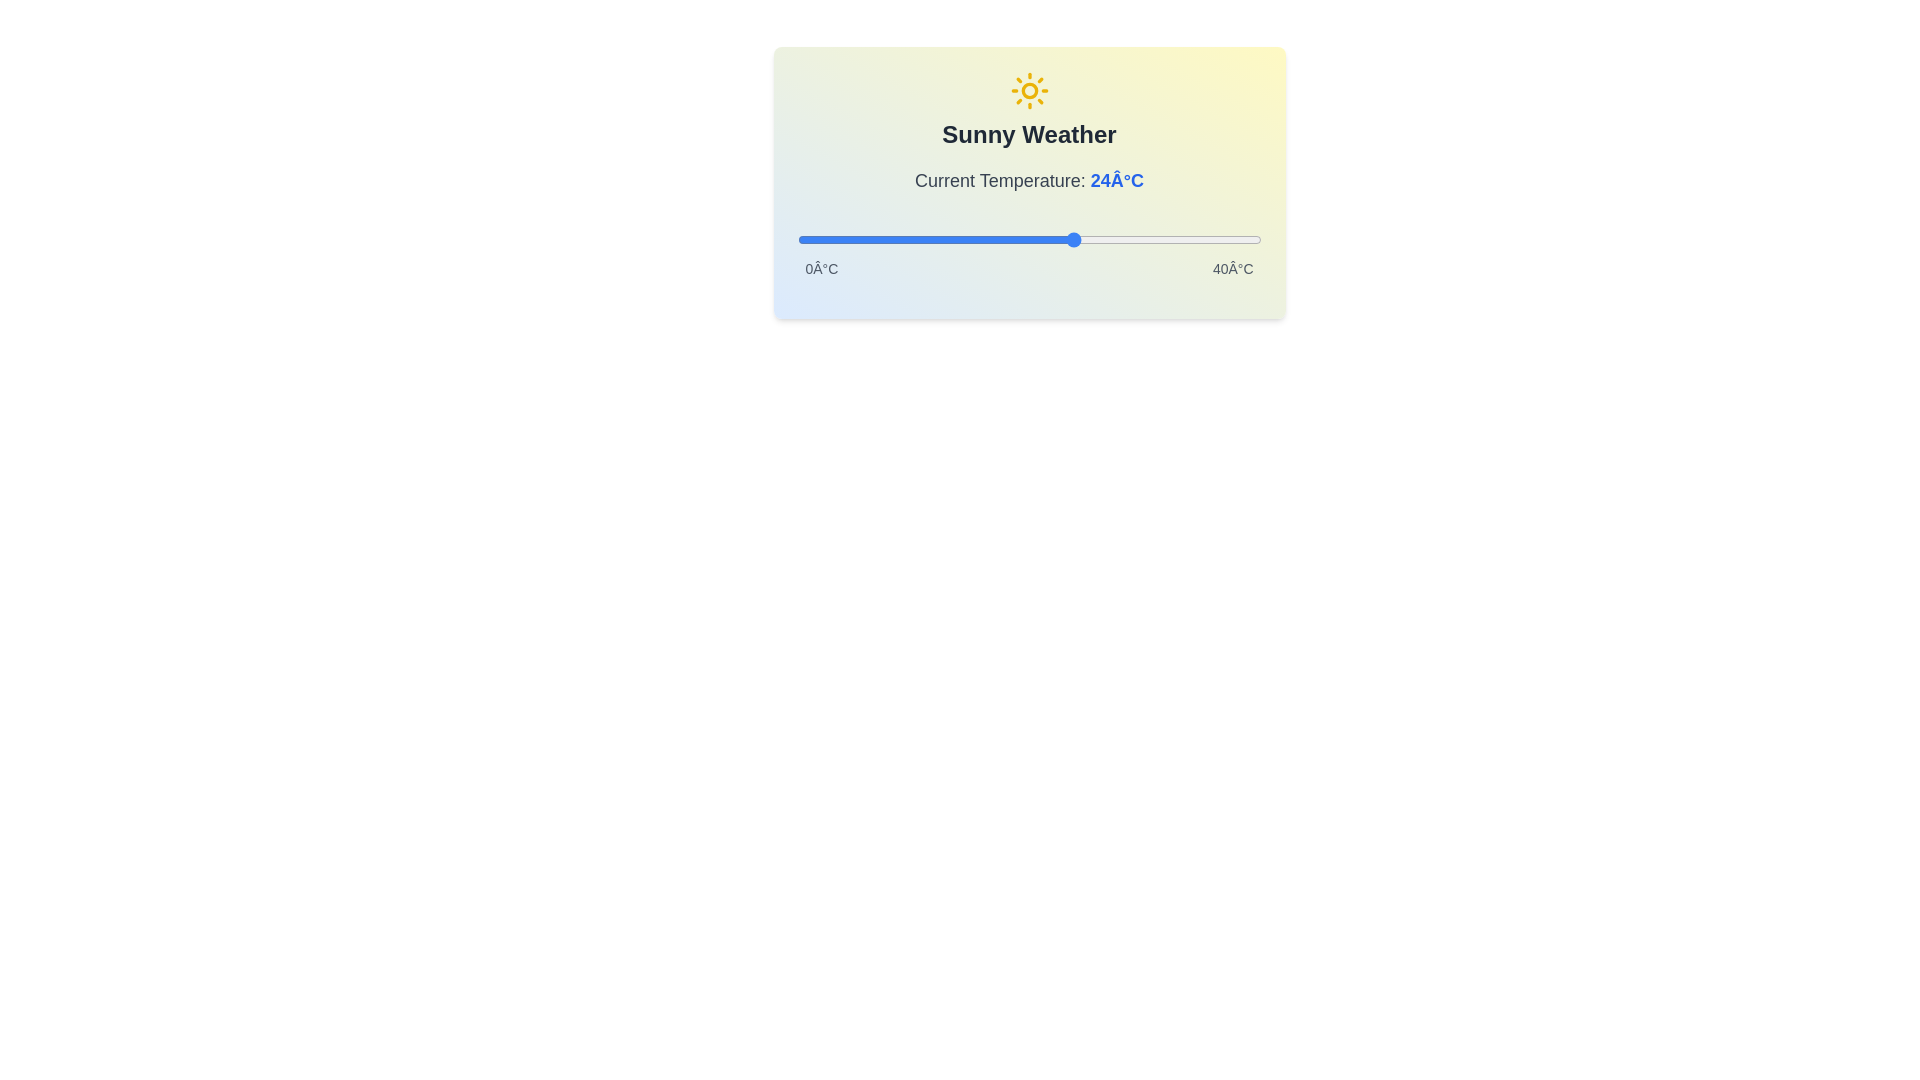  Describe the element at coordinates (1232, 268) in the screenshot. I see `the static text label indicating the maximum temperature value on the visual temperature scale, positioned at the right end of the temperature scale bar` at that location.